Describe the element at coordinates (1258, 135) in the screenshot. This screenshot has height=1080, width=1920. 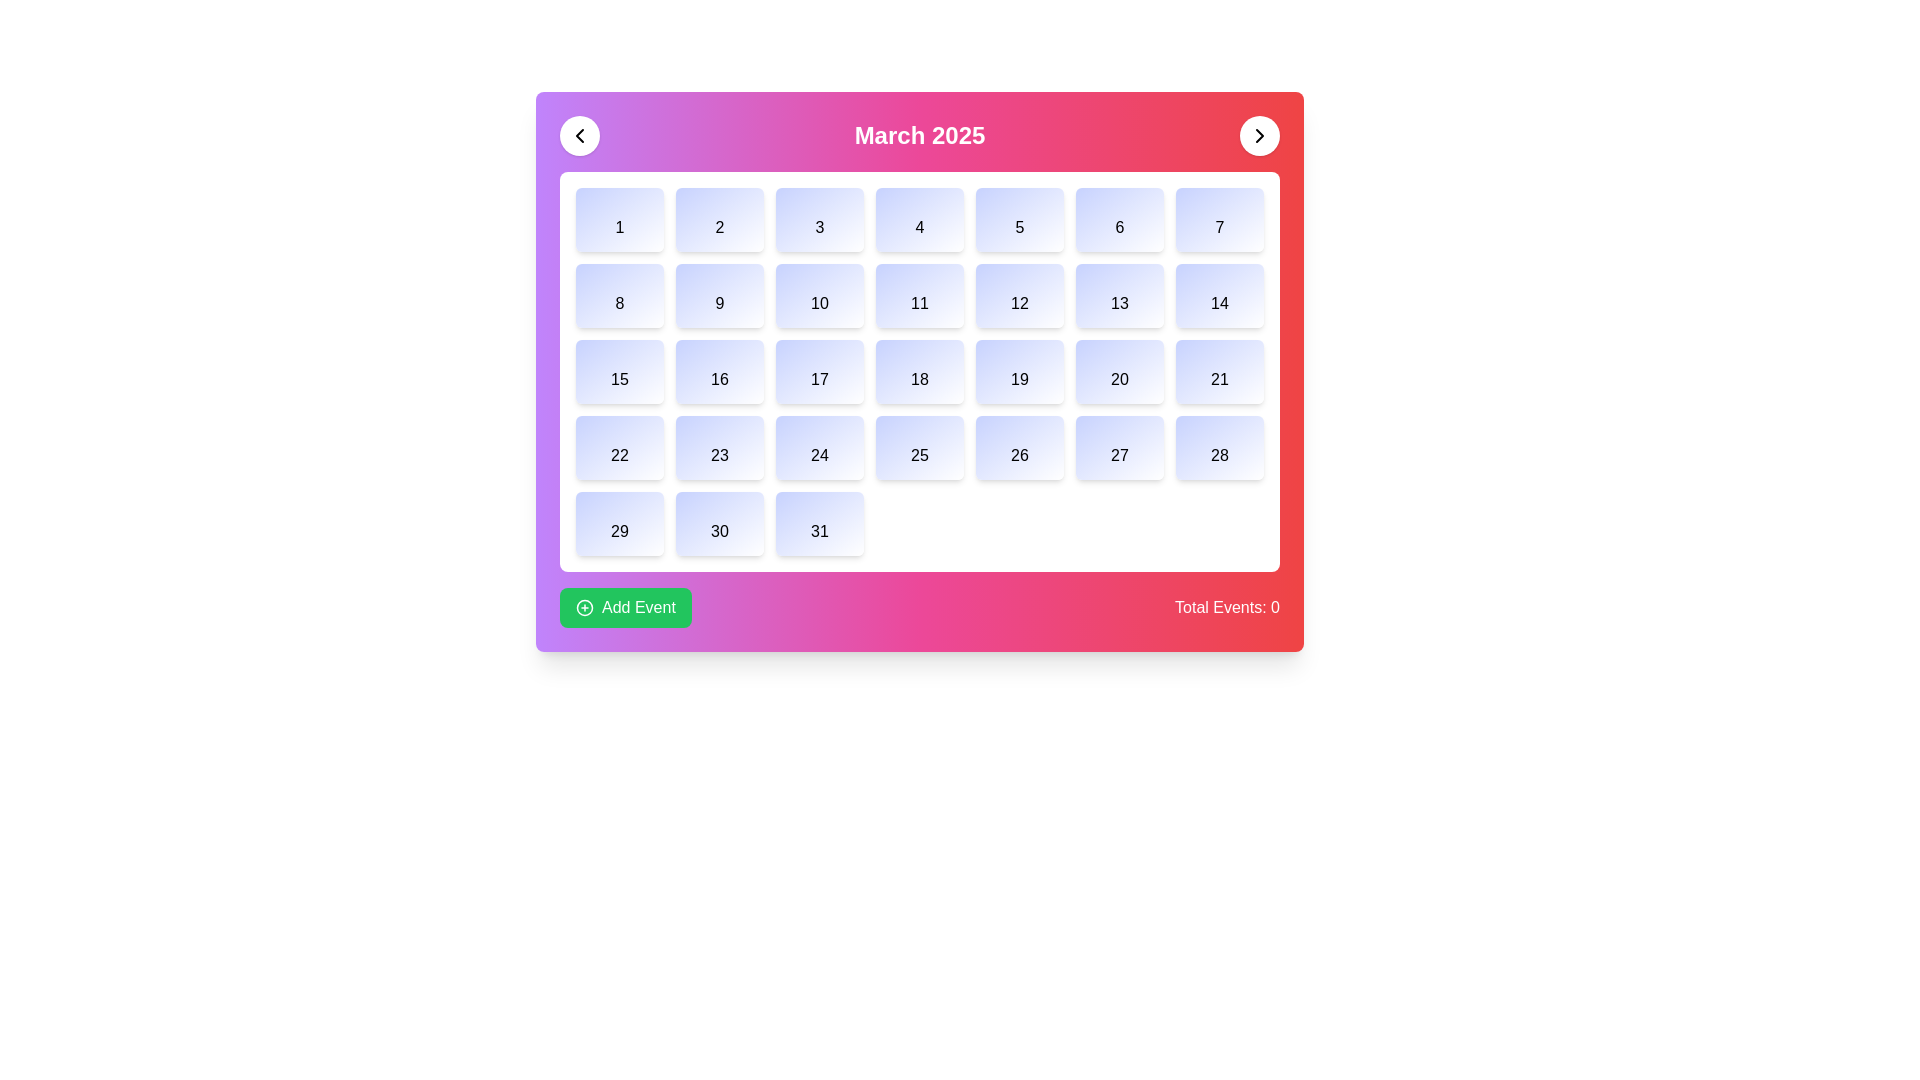
I see `the rightward-pointing triangular glyph of the chevron icon located in the upper-right corner of the interface, adjacent to the calendar header area` at that location.